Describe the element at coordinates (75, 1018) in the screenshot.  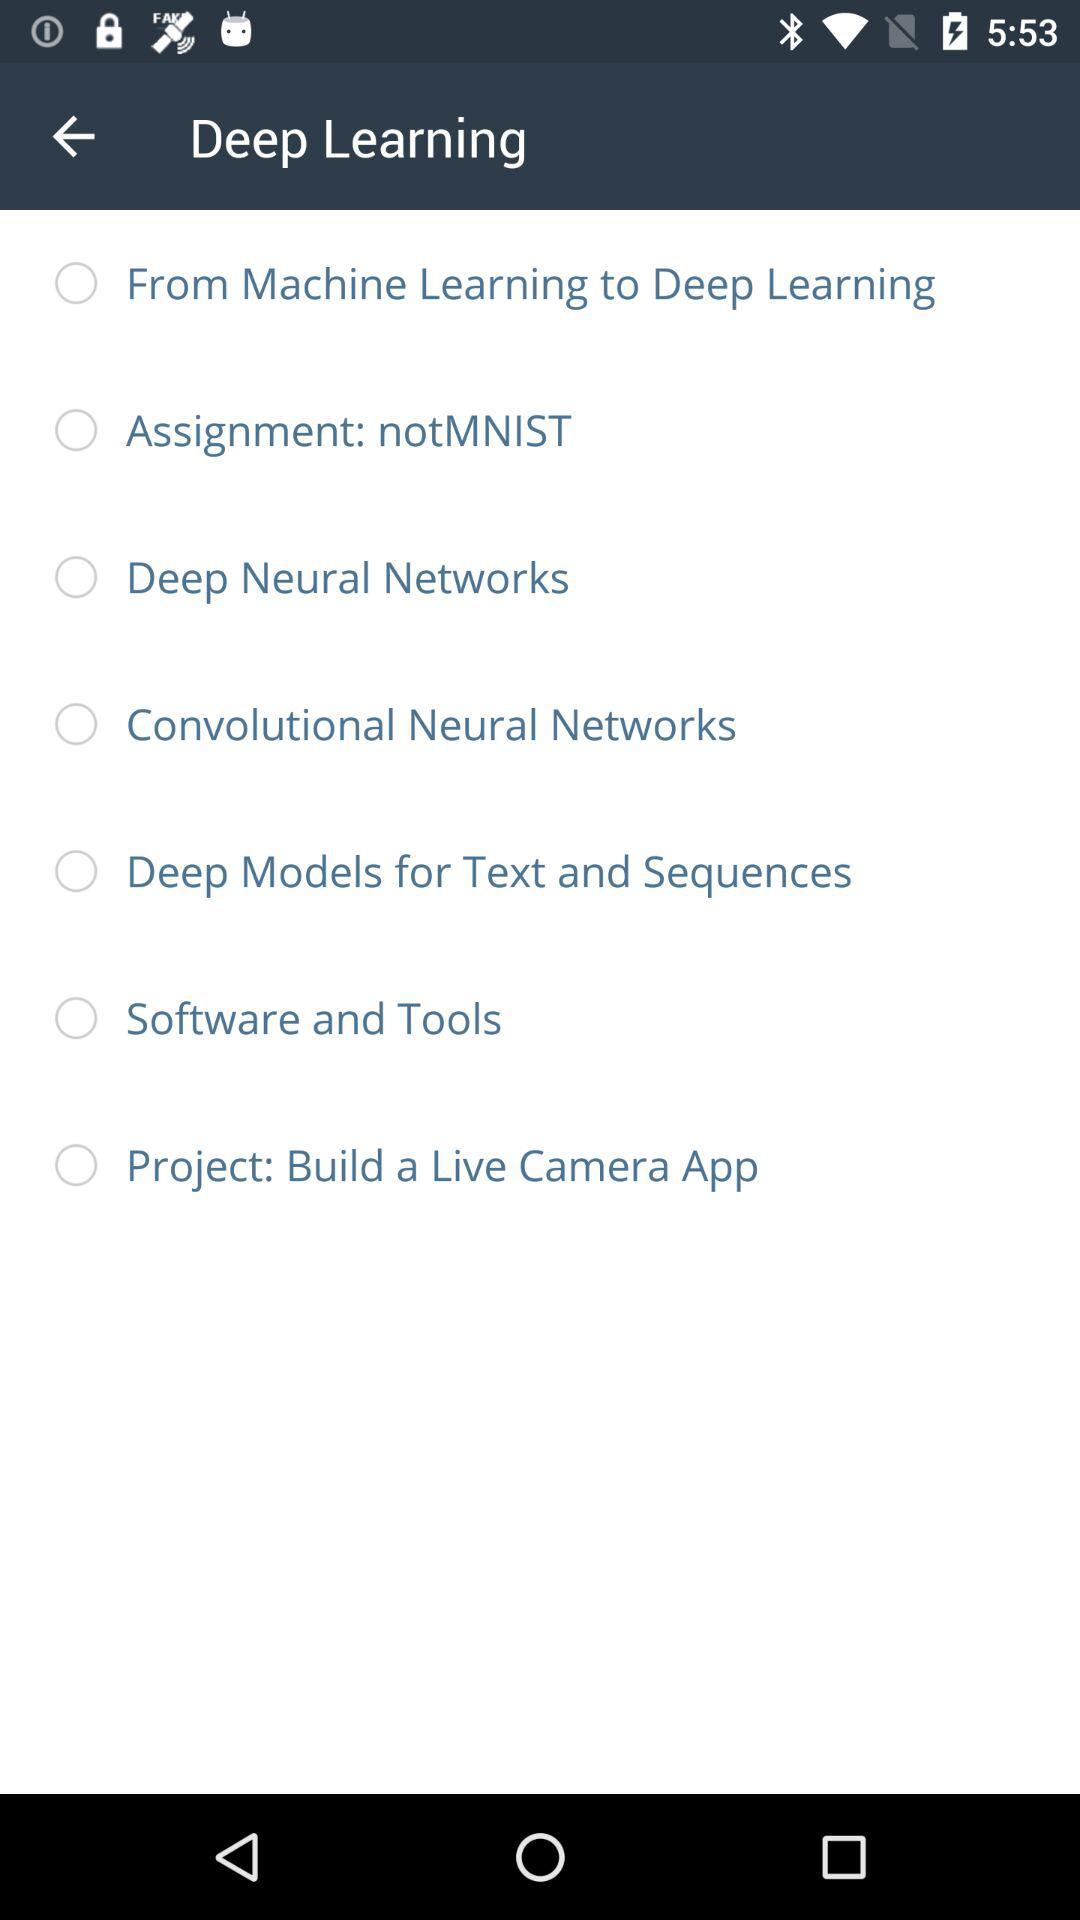
I see `the button which is left side of software and tools` at that location.